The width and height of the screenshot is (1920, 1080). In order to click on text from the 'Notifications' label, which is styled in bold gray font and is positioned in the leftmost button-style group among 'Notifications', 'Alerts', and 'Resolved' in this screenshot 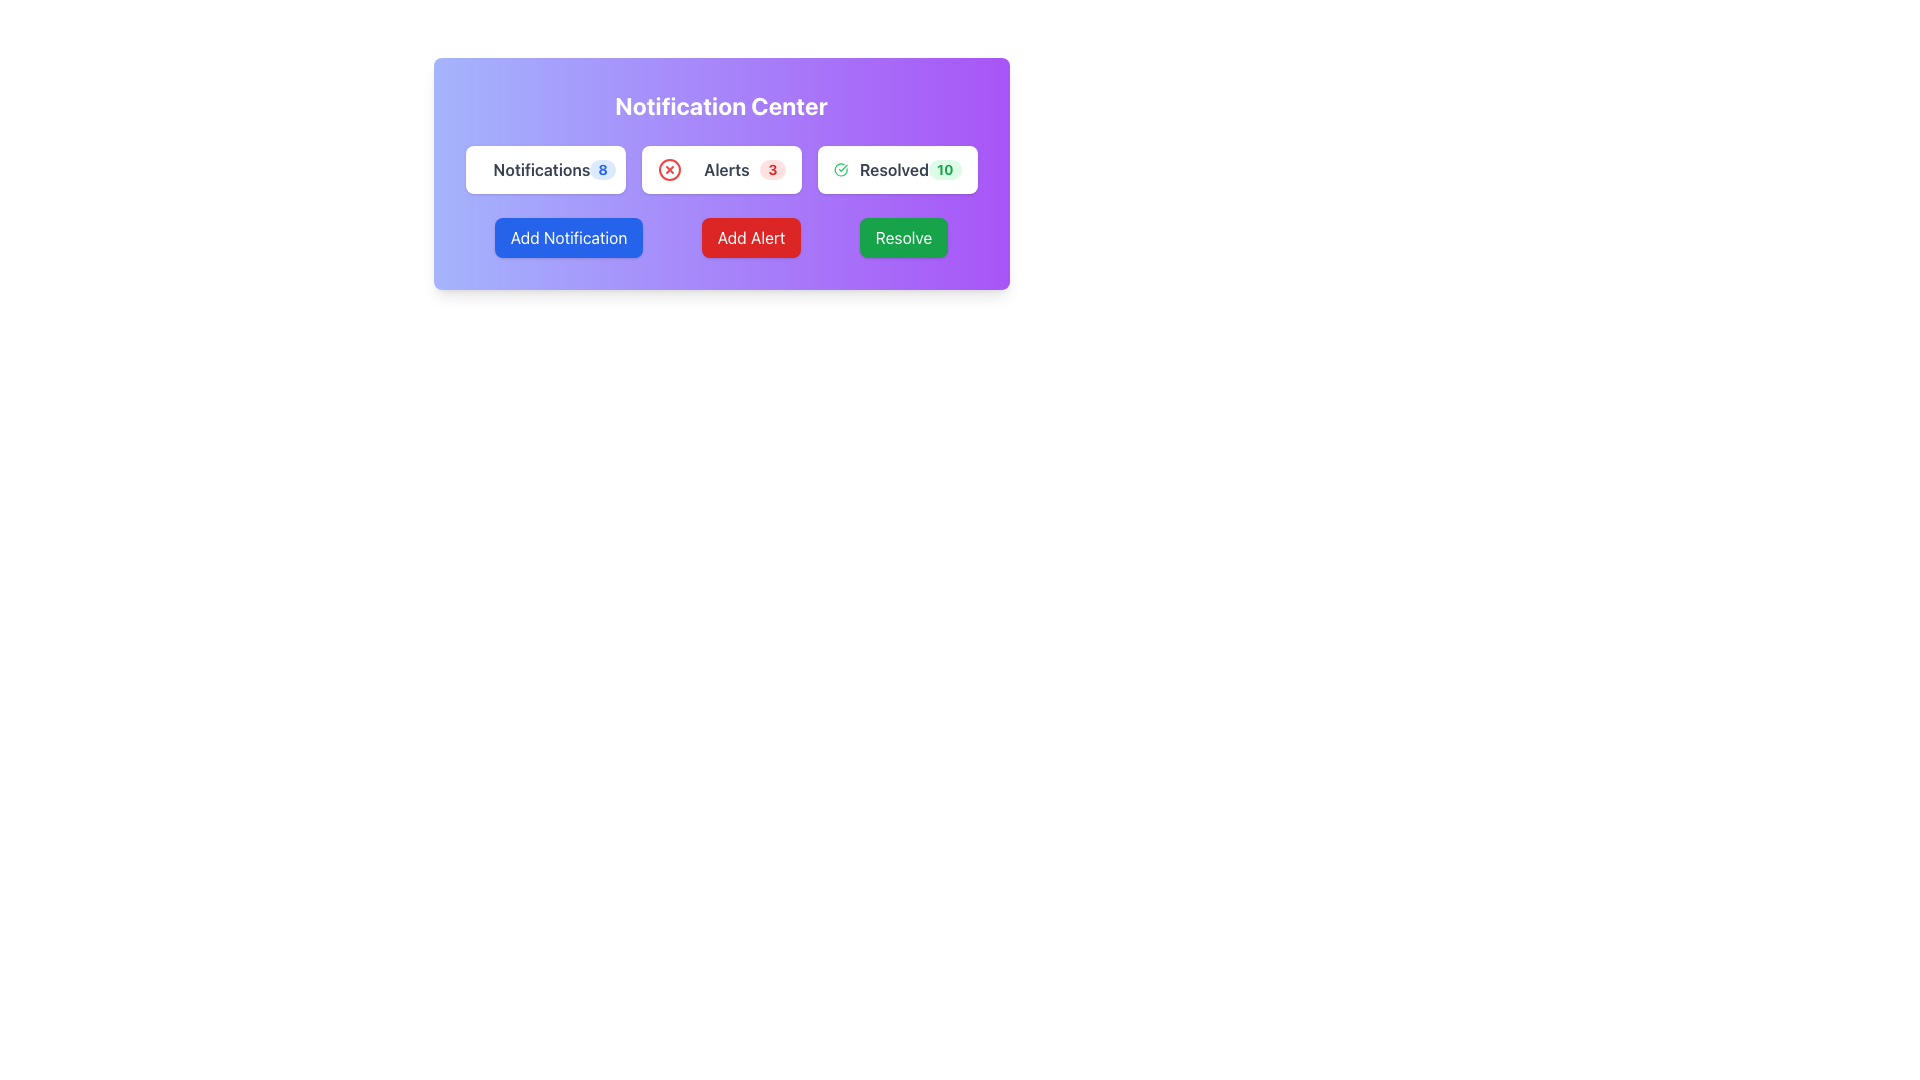, I will do `click(541, 168)`.